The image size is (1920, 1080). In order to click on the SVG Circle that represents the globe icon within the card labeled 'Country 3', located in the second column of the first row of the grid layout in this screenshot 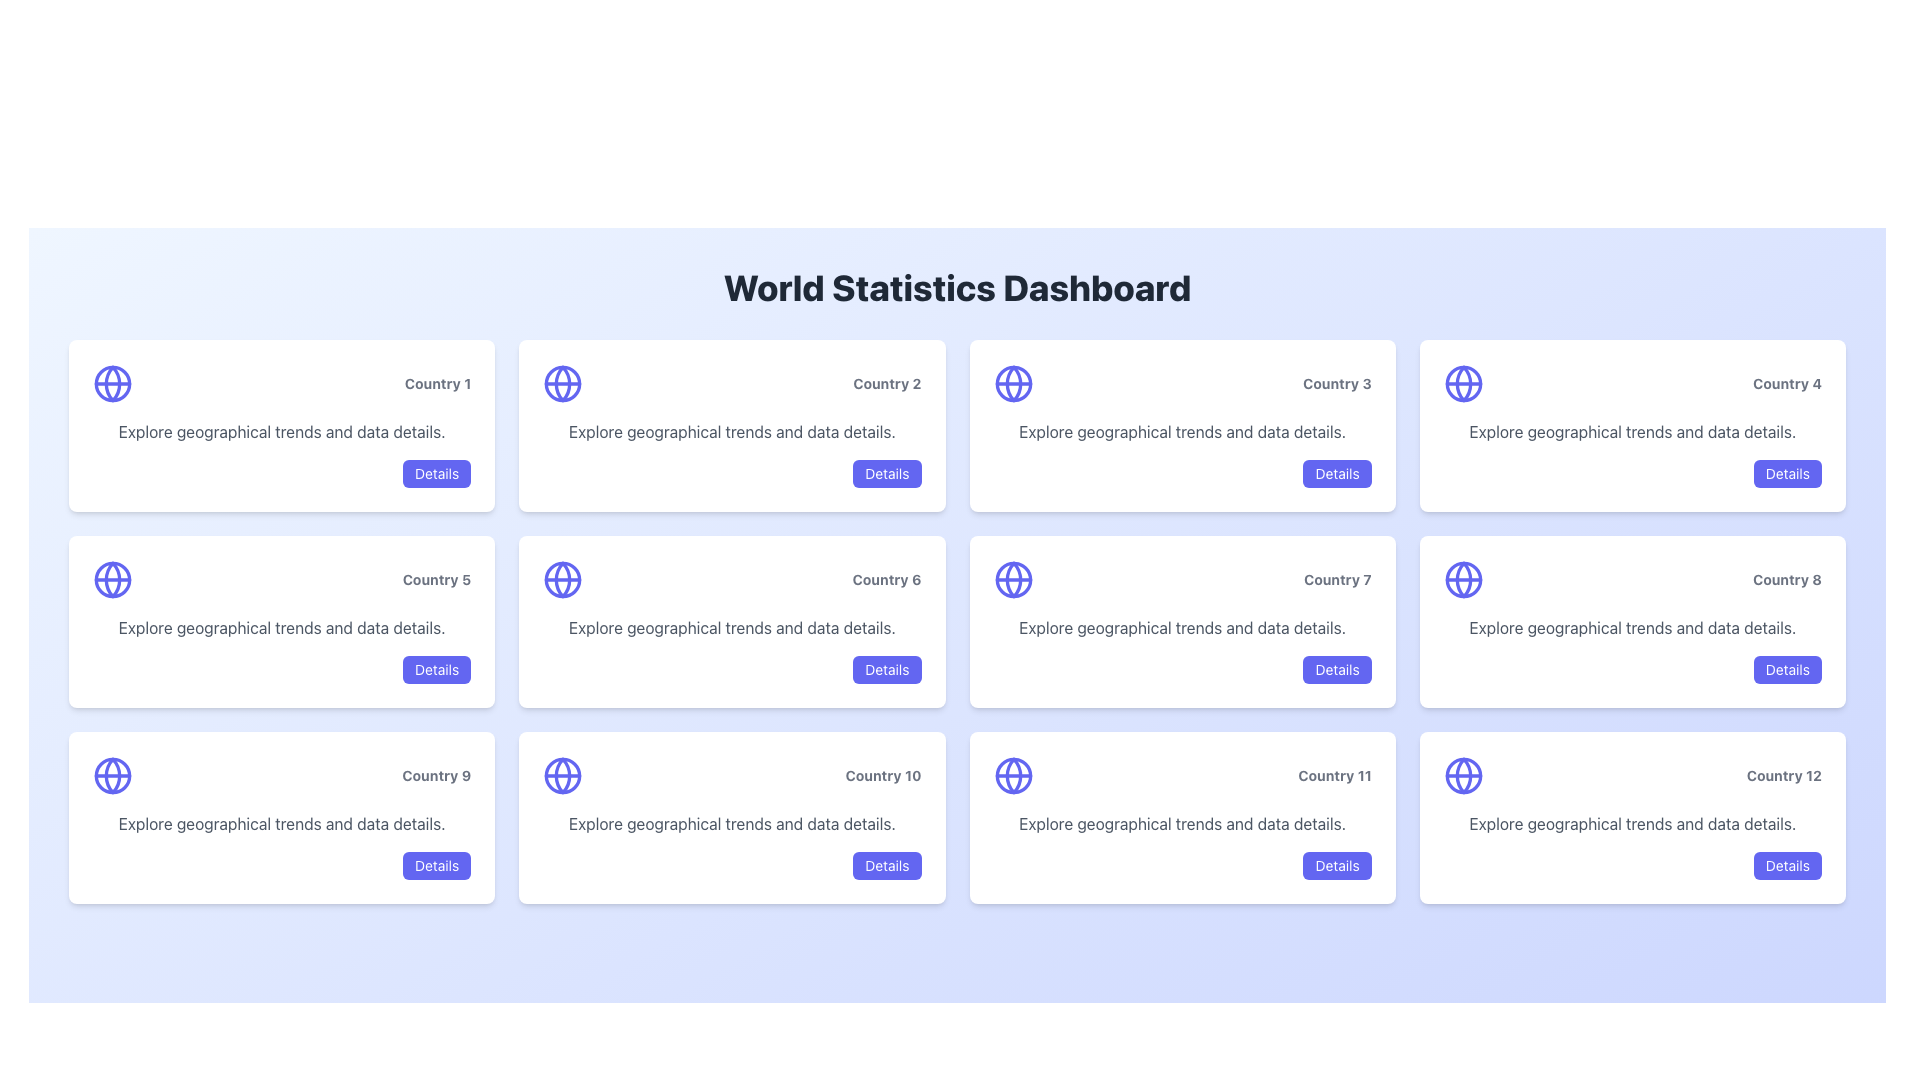, I will do `click(1013, 384)`.